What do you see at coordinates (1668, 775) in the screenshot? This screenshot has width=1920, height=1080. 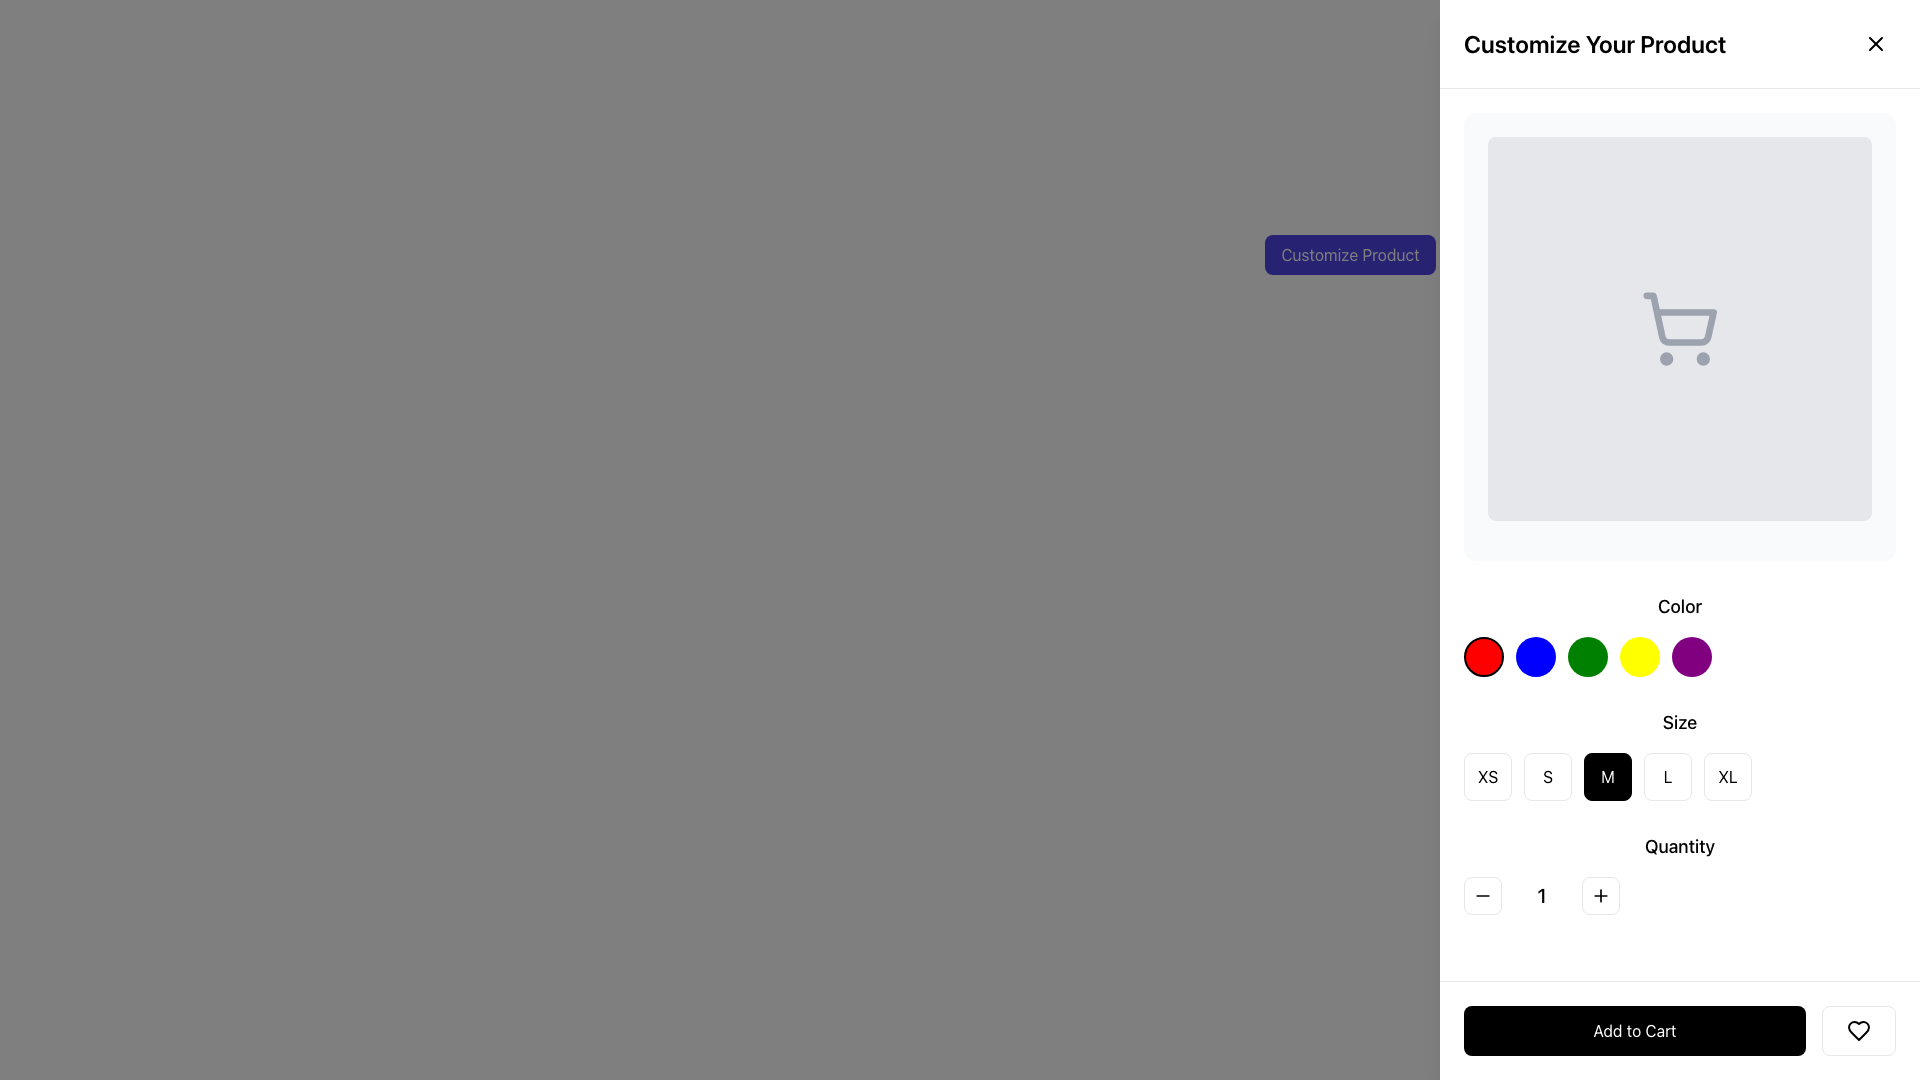 I see `the button labeled 'L', which is a square button with rounded corners, light gray border, and white background, containing the character 'L' in black, located in the 'Size' section of the product customization panel` at bounding box center [1668, 775].